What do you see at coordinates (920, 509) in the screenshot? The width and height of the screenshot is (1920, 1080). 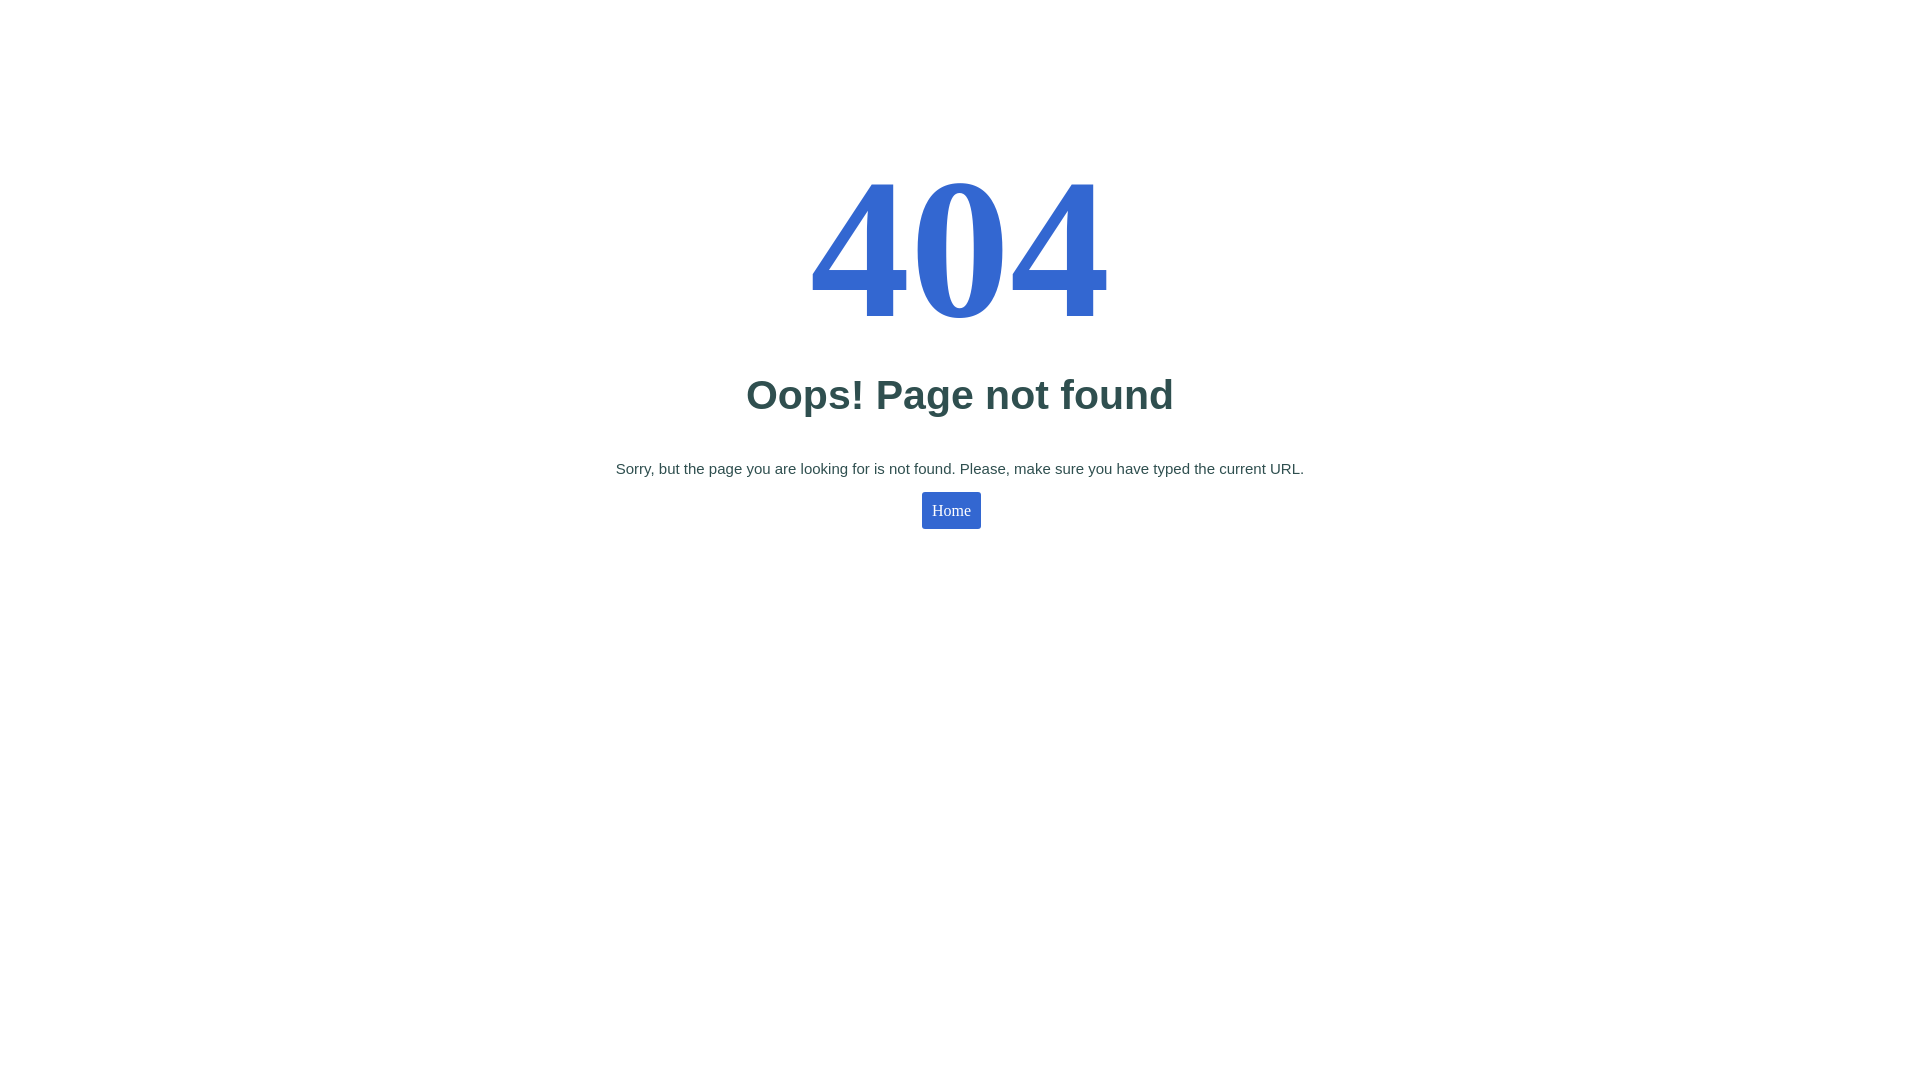 I see `'Home'` at bounding box center [920, 509].